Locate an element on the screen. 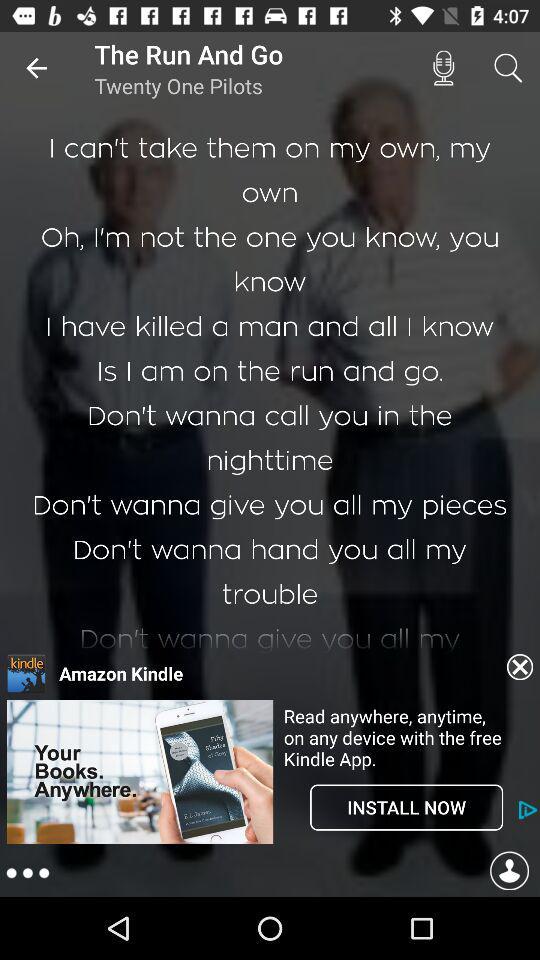 The image size is (540, 960). exit advertisement is located at coordinates (520, 667).